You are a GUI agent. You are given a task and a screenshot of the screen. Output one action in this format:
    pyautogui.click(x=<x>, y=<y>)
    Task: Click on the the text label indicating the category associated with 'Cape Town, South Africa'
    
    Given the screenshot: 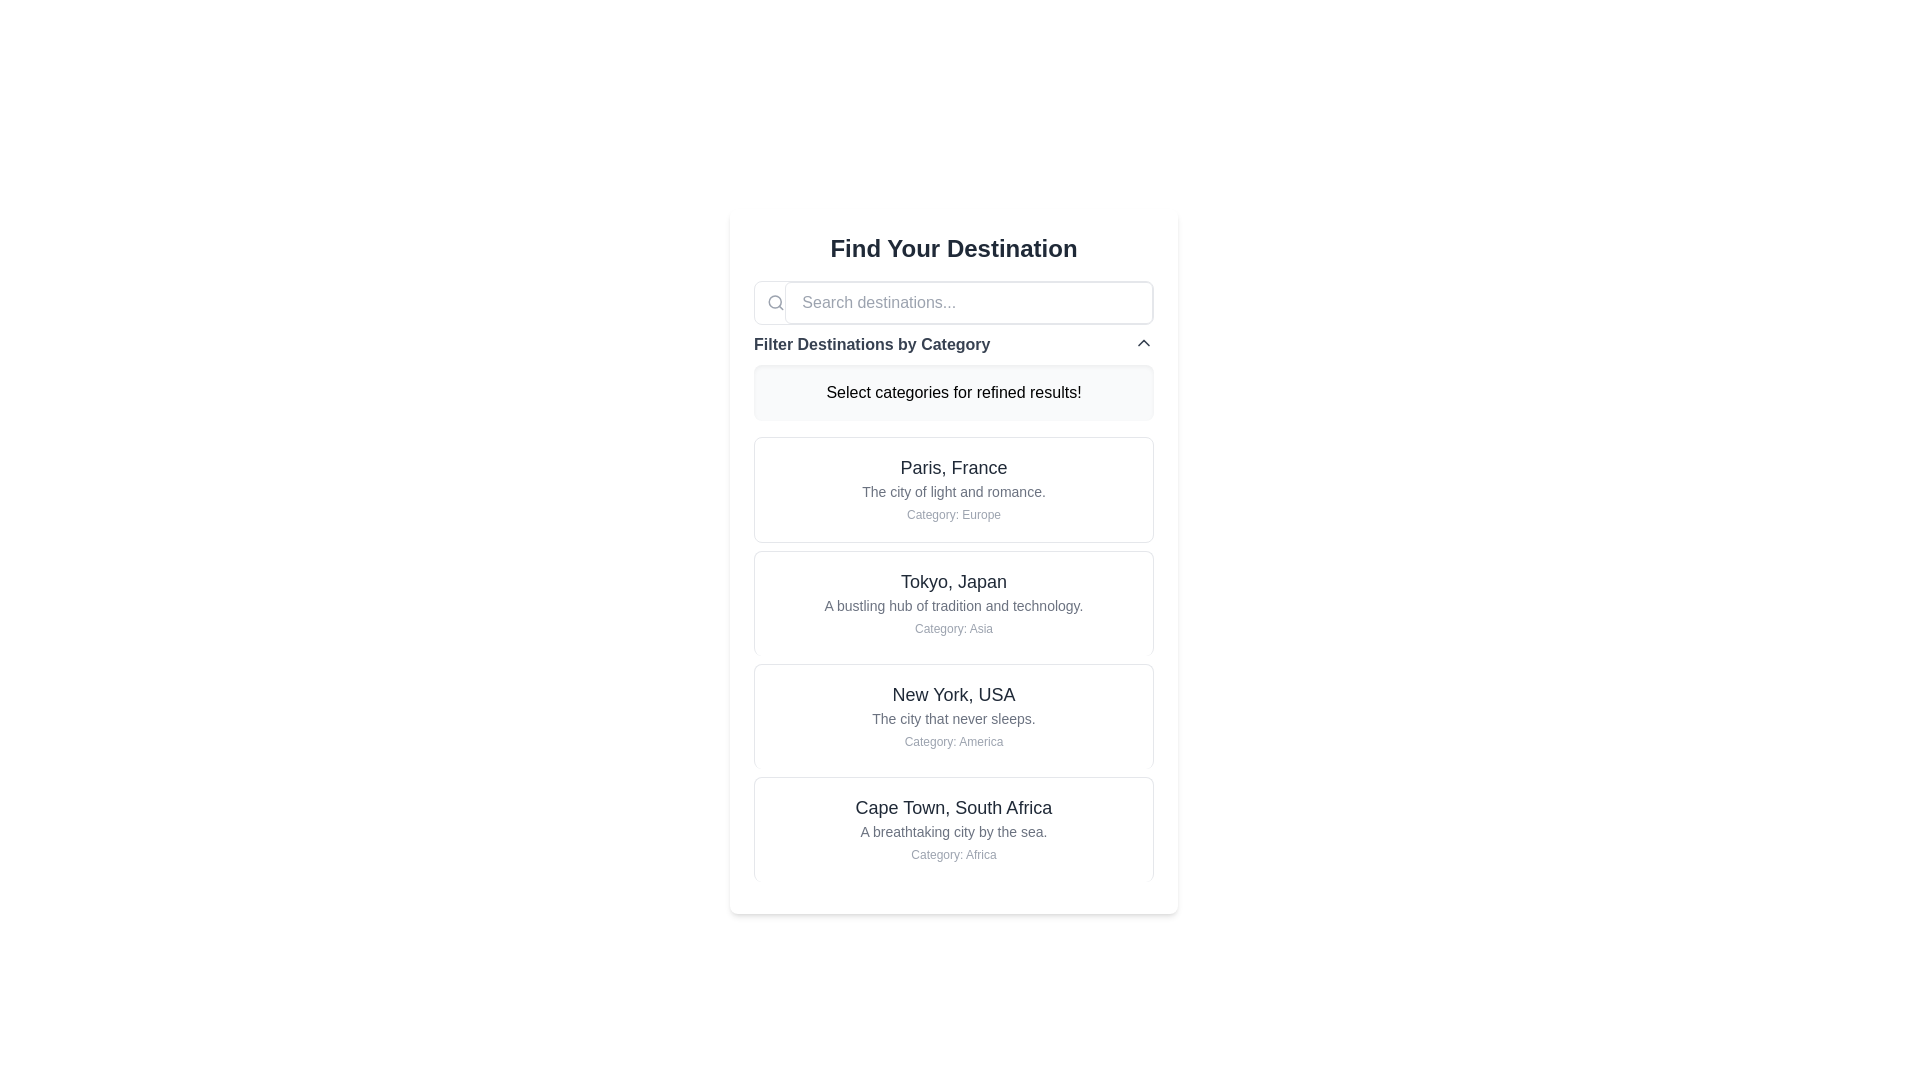 What is the action you would take?
    pyautogui.click(x=953, y=855)
    